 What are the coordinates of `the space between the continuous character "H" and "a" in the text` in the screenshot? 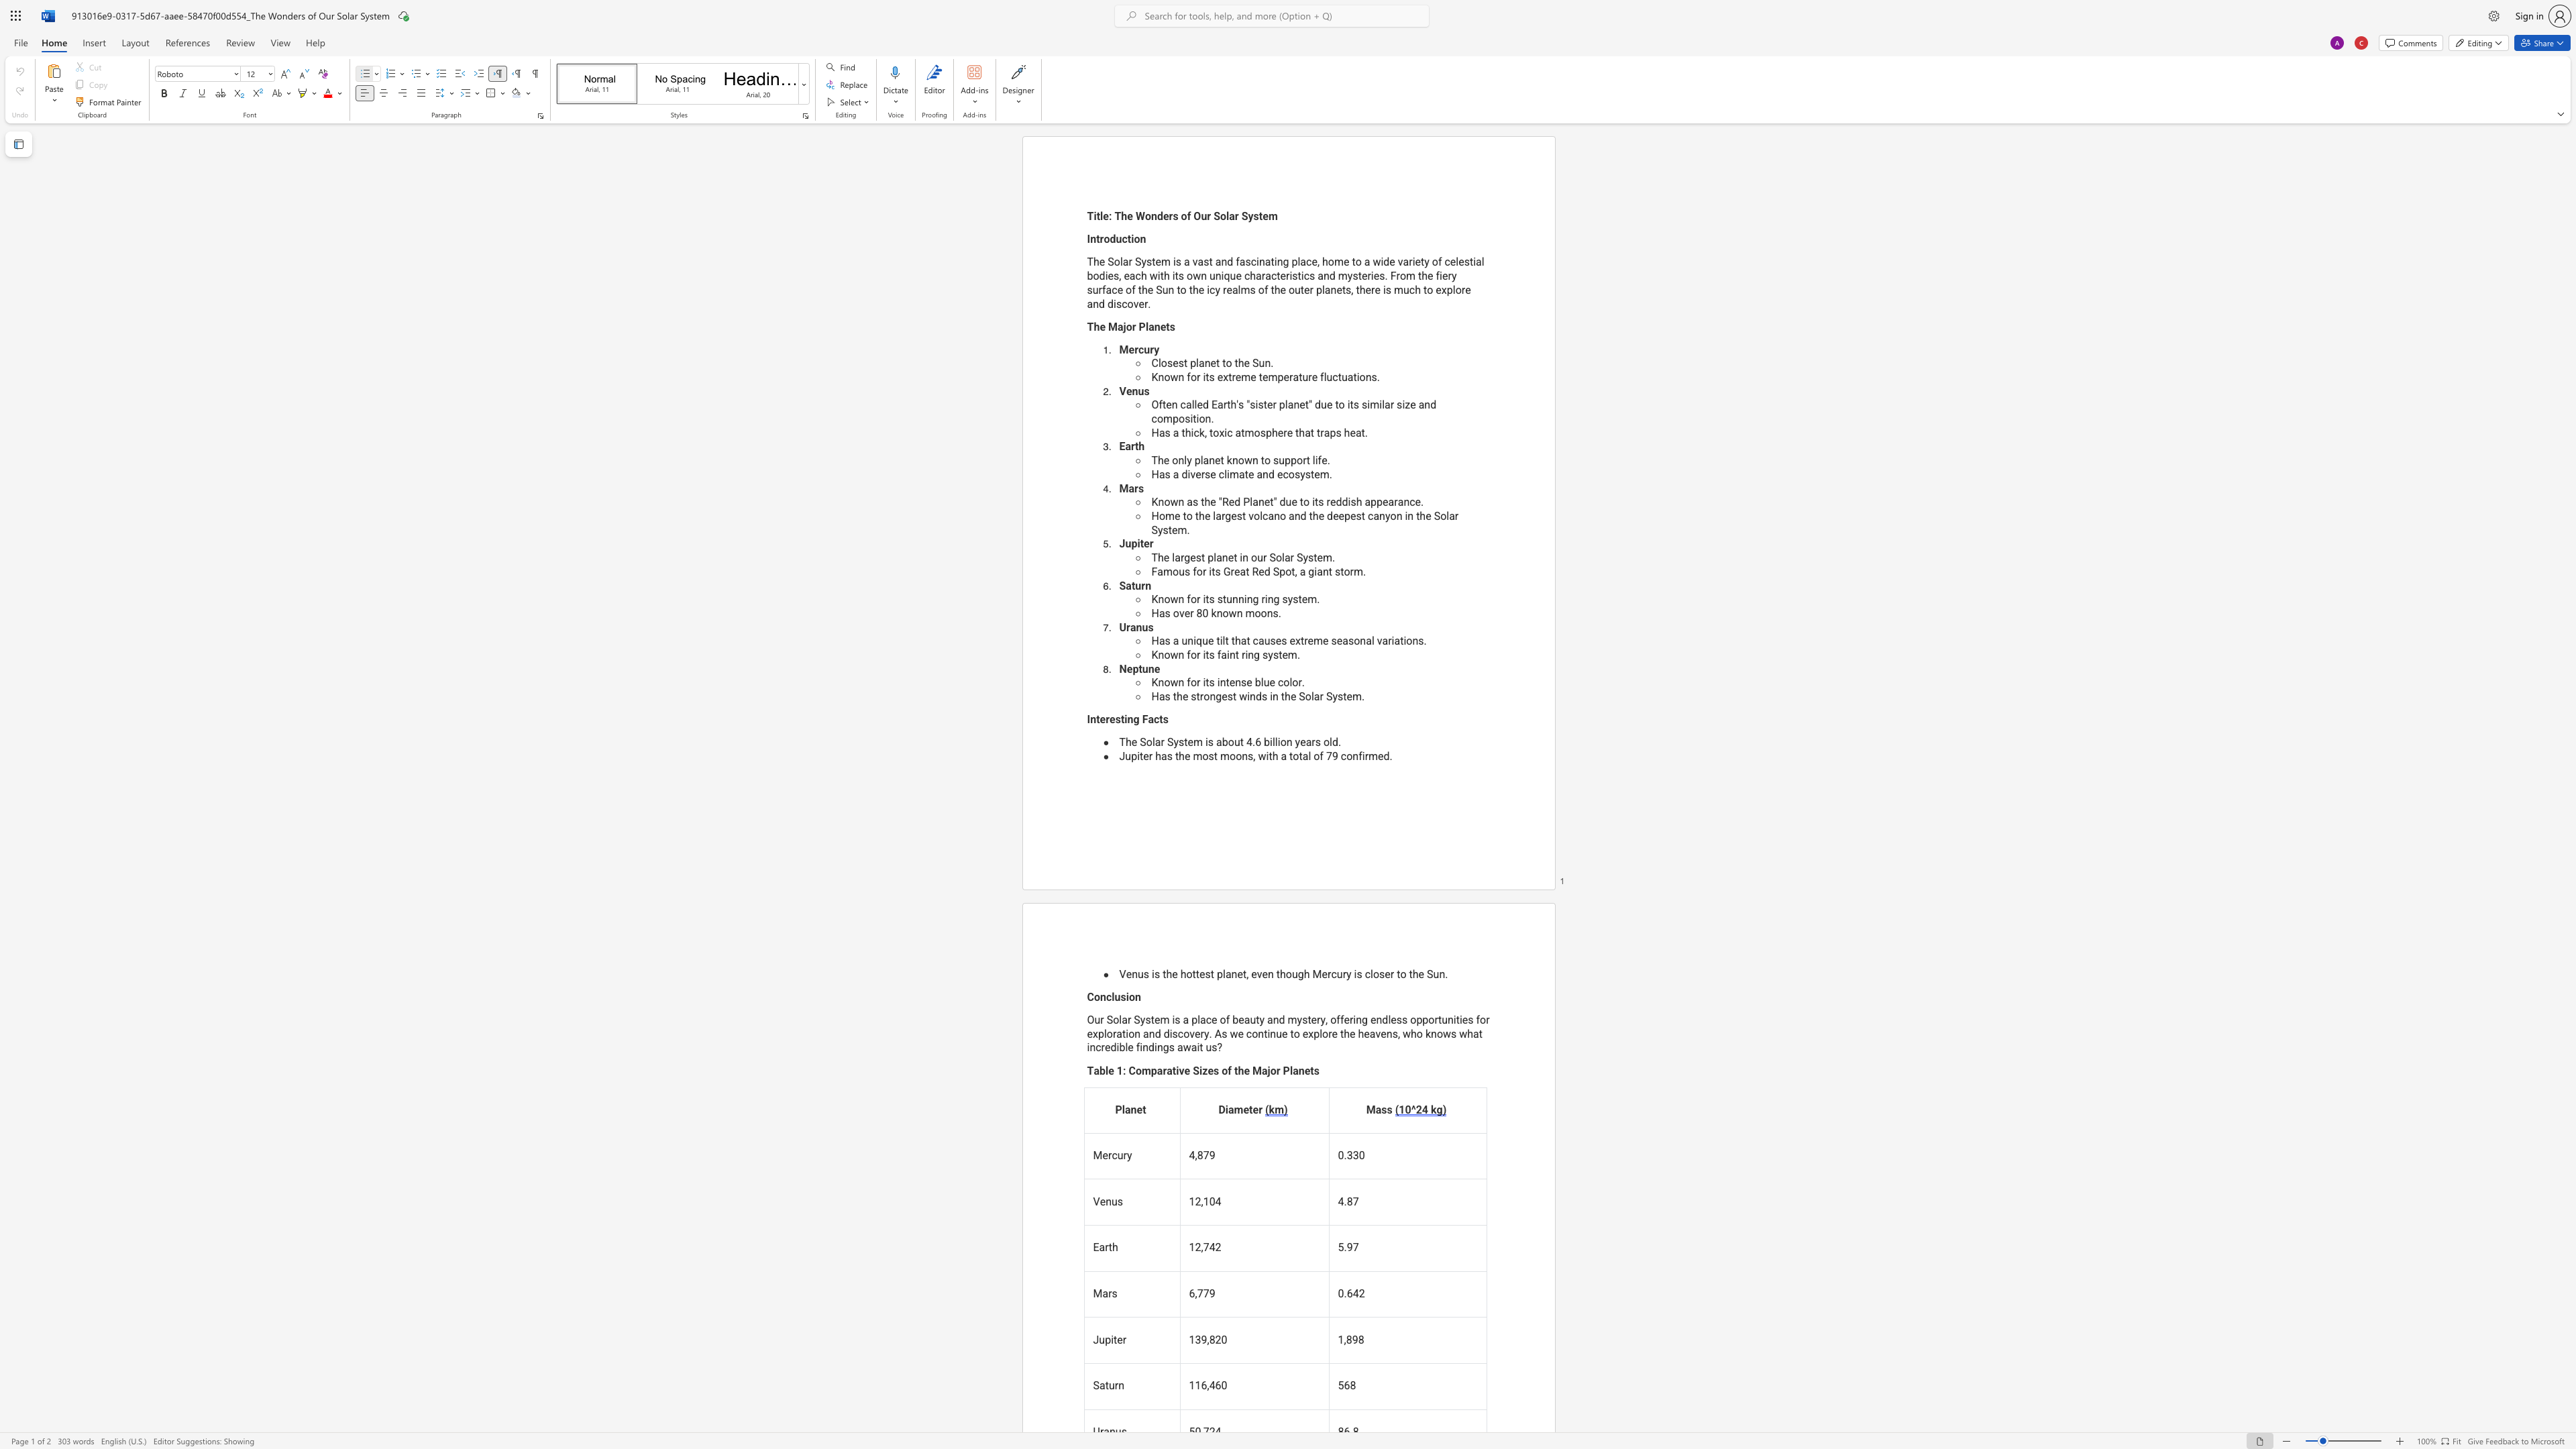 It's located at (1157, 432).